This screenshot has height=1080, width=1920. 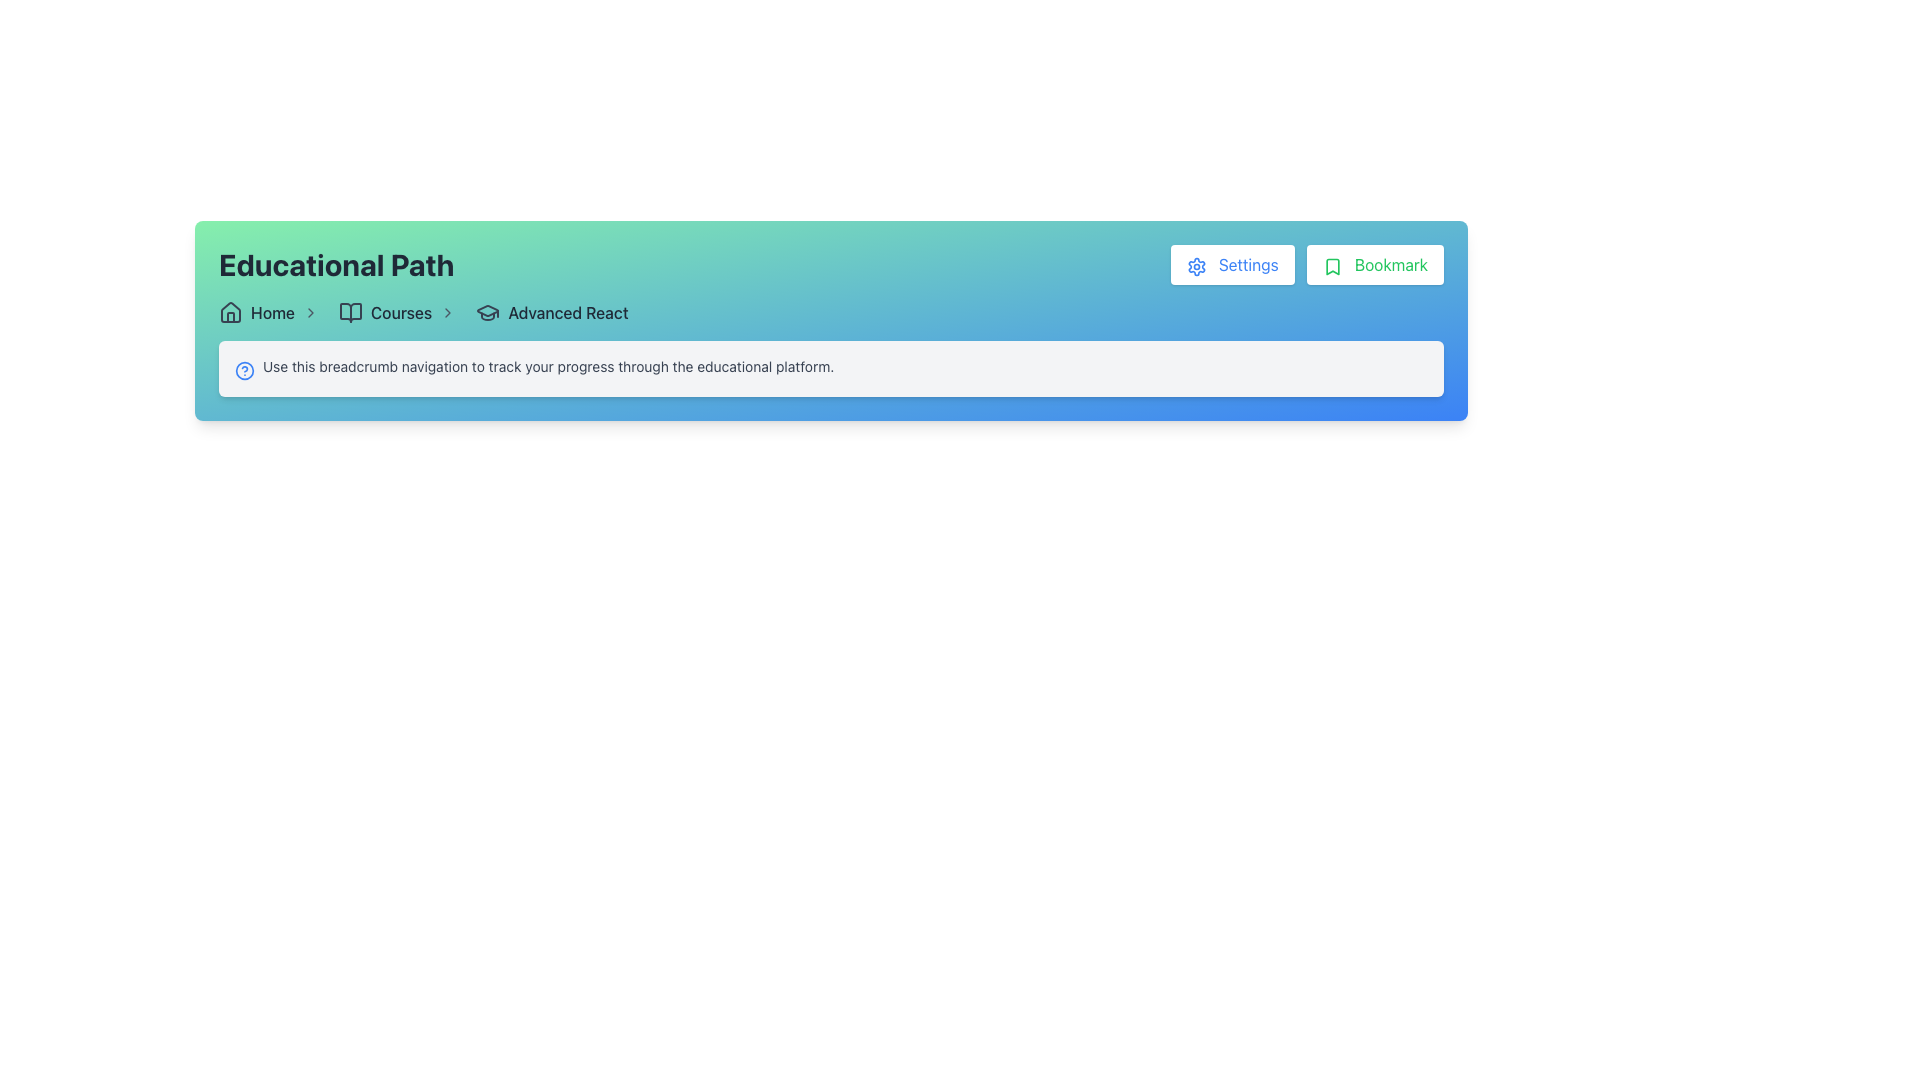 I want to click on the house-shaped icon in the breadcrumb navigation bar, so click(x=230, y=312).